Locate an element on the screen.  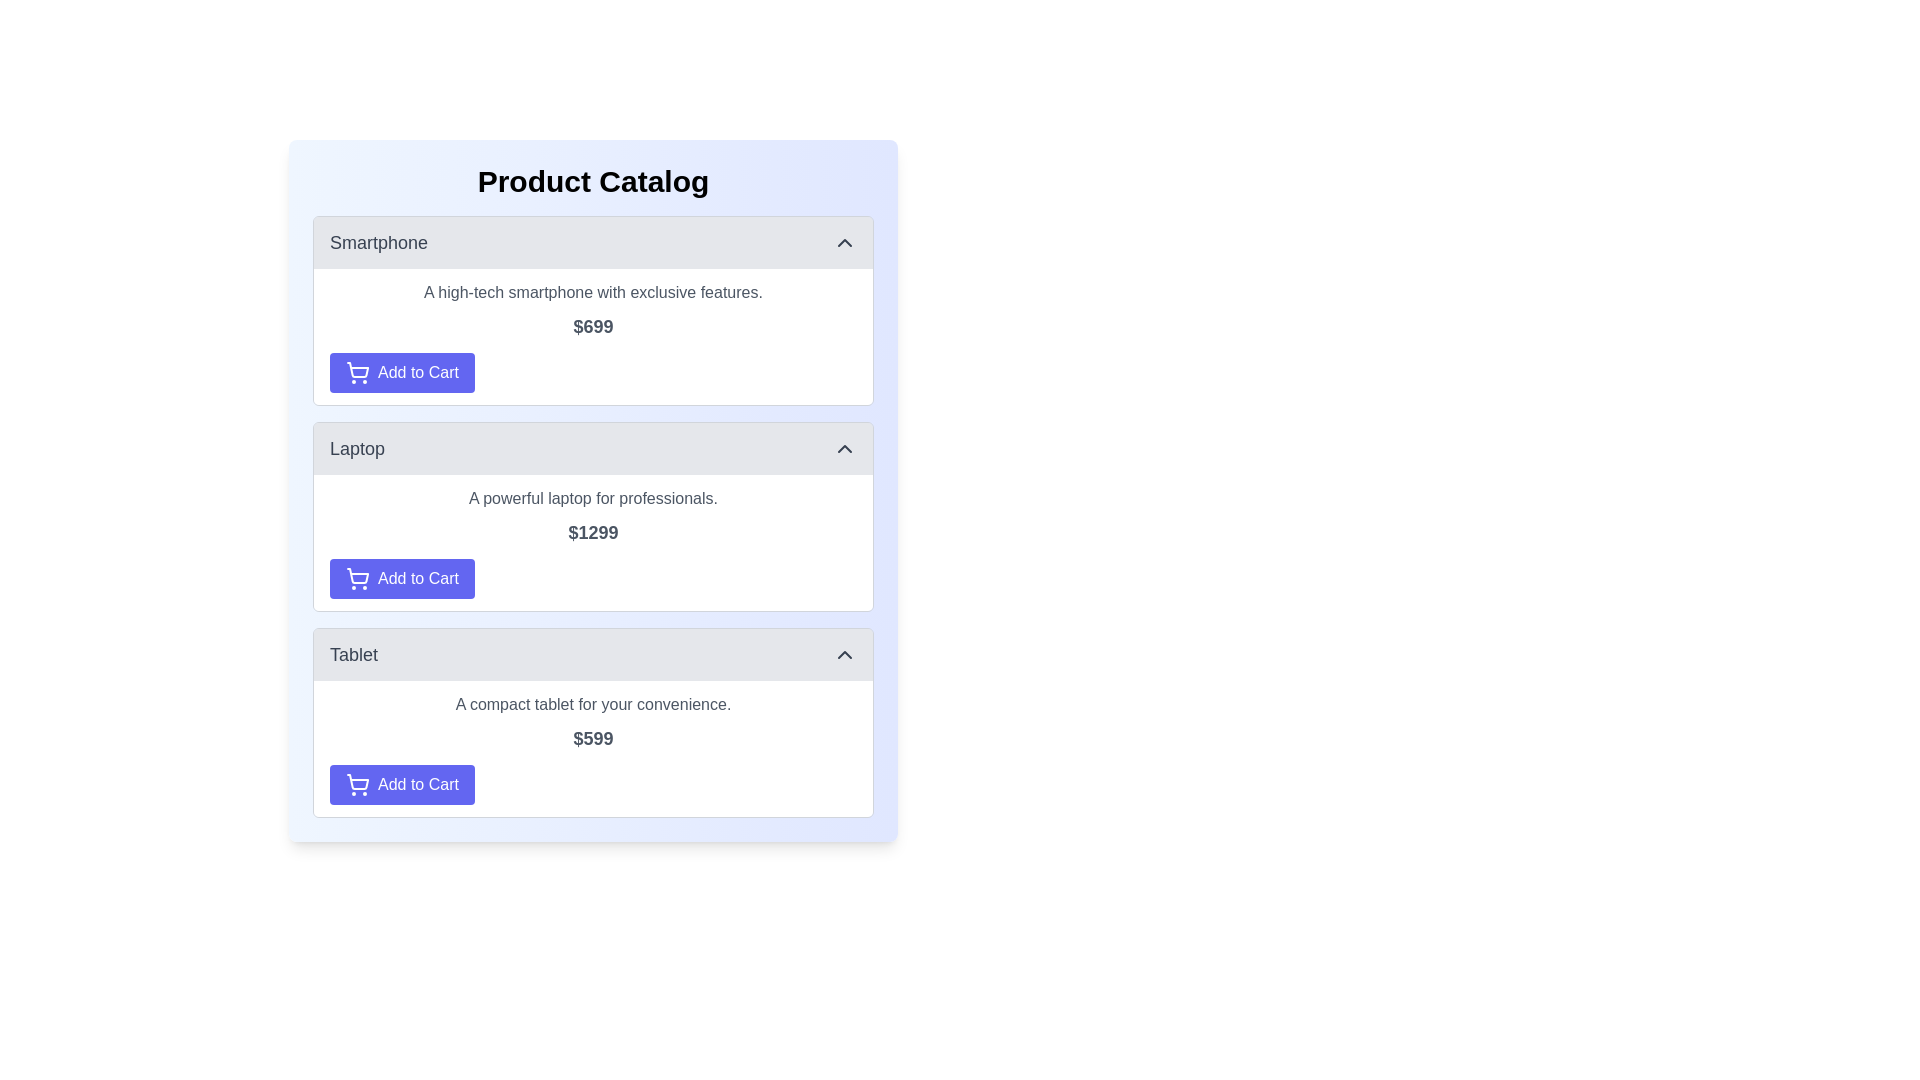
the Informational block displaying descriptive text and pricing information about the compact tablet device located in the 'Tablet' product card, below the title and above the 'Add to Cart' button is located at coordinates (592, 748).